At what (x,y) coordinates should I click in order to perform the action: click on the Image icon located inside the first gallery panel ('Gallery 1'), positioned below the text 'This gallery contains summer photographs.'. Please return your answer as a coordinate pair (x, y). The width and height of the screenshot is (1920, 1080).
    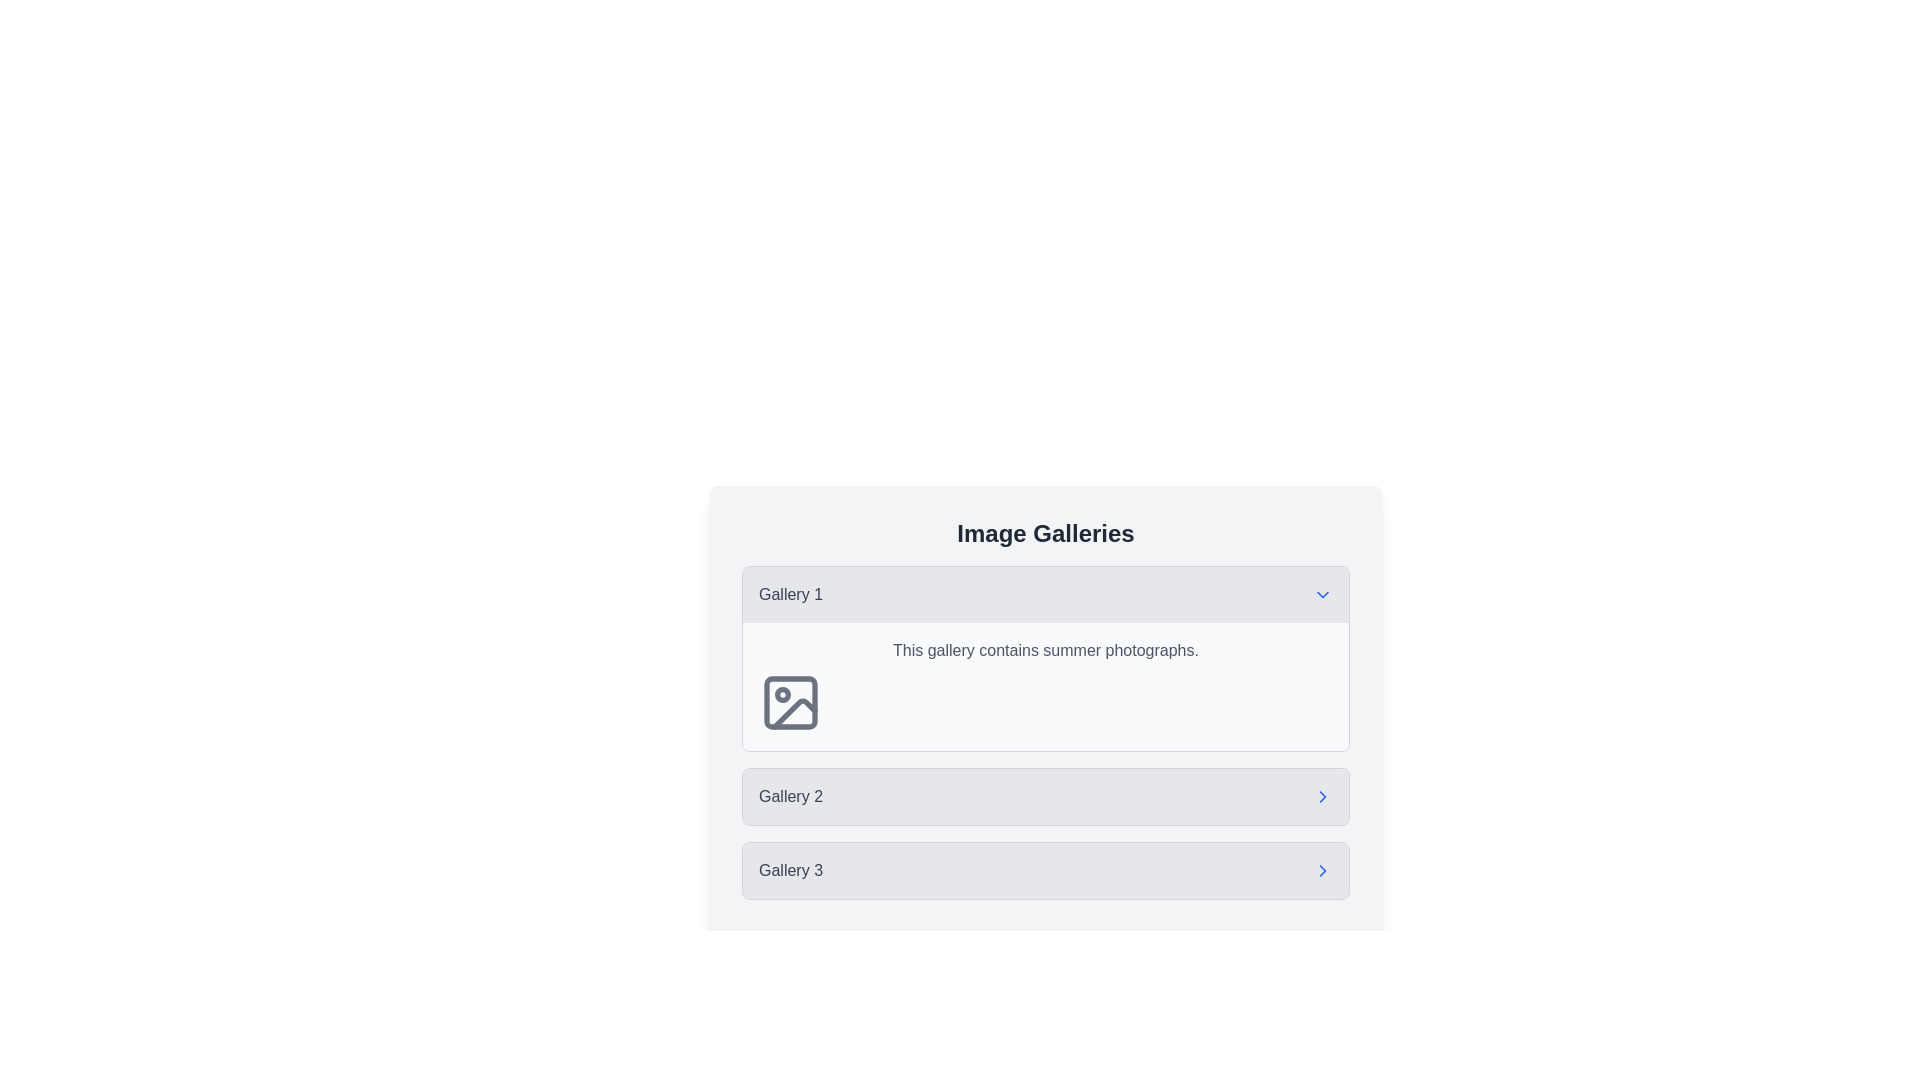
    Looking at the image, I should click on (790, 701).